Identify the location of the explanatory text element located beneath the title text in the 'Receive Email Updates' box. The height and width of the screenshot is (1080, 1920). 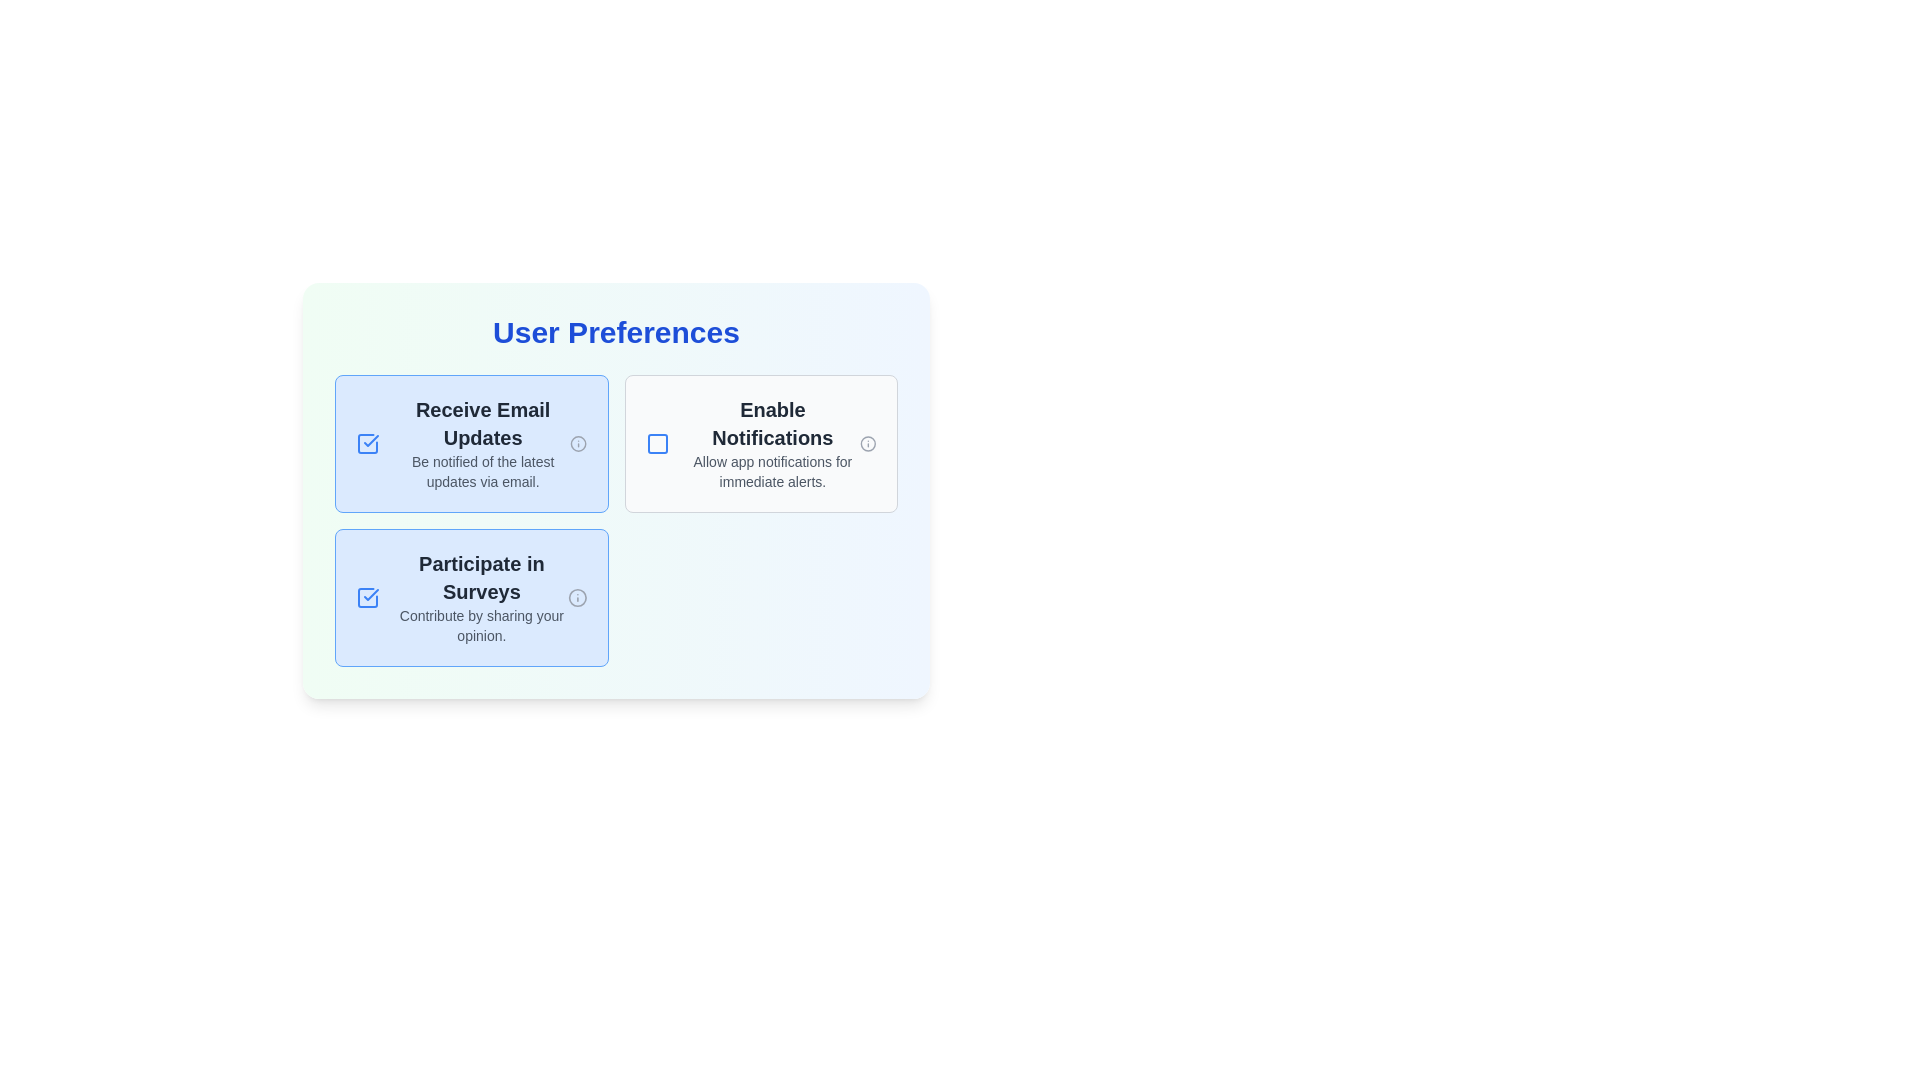
(483, 471).